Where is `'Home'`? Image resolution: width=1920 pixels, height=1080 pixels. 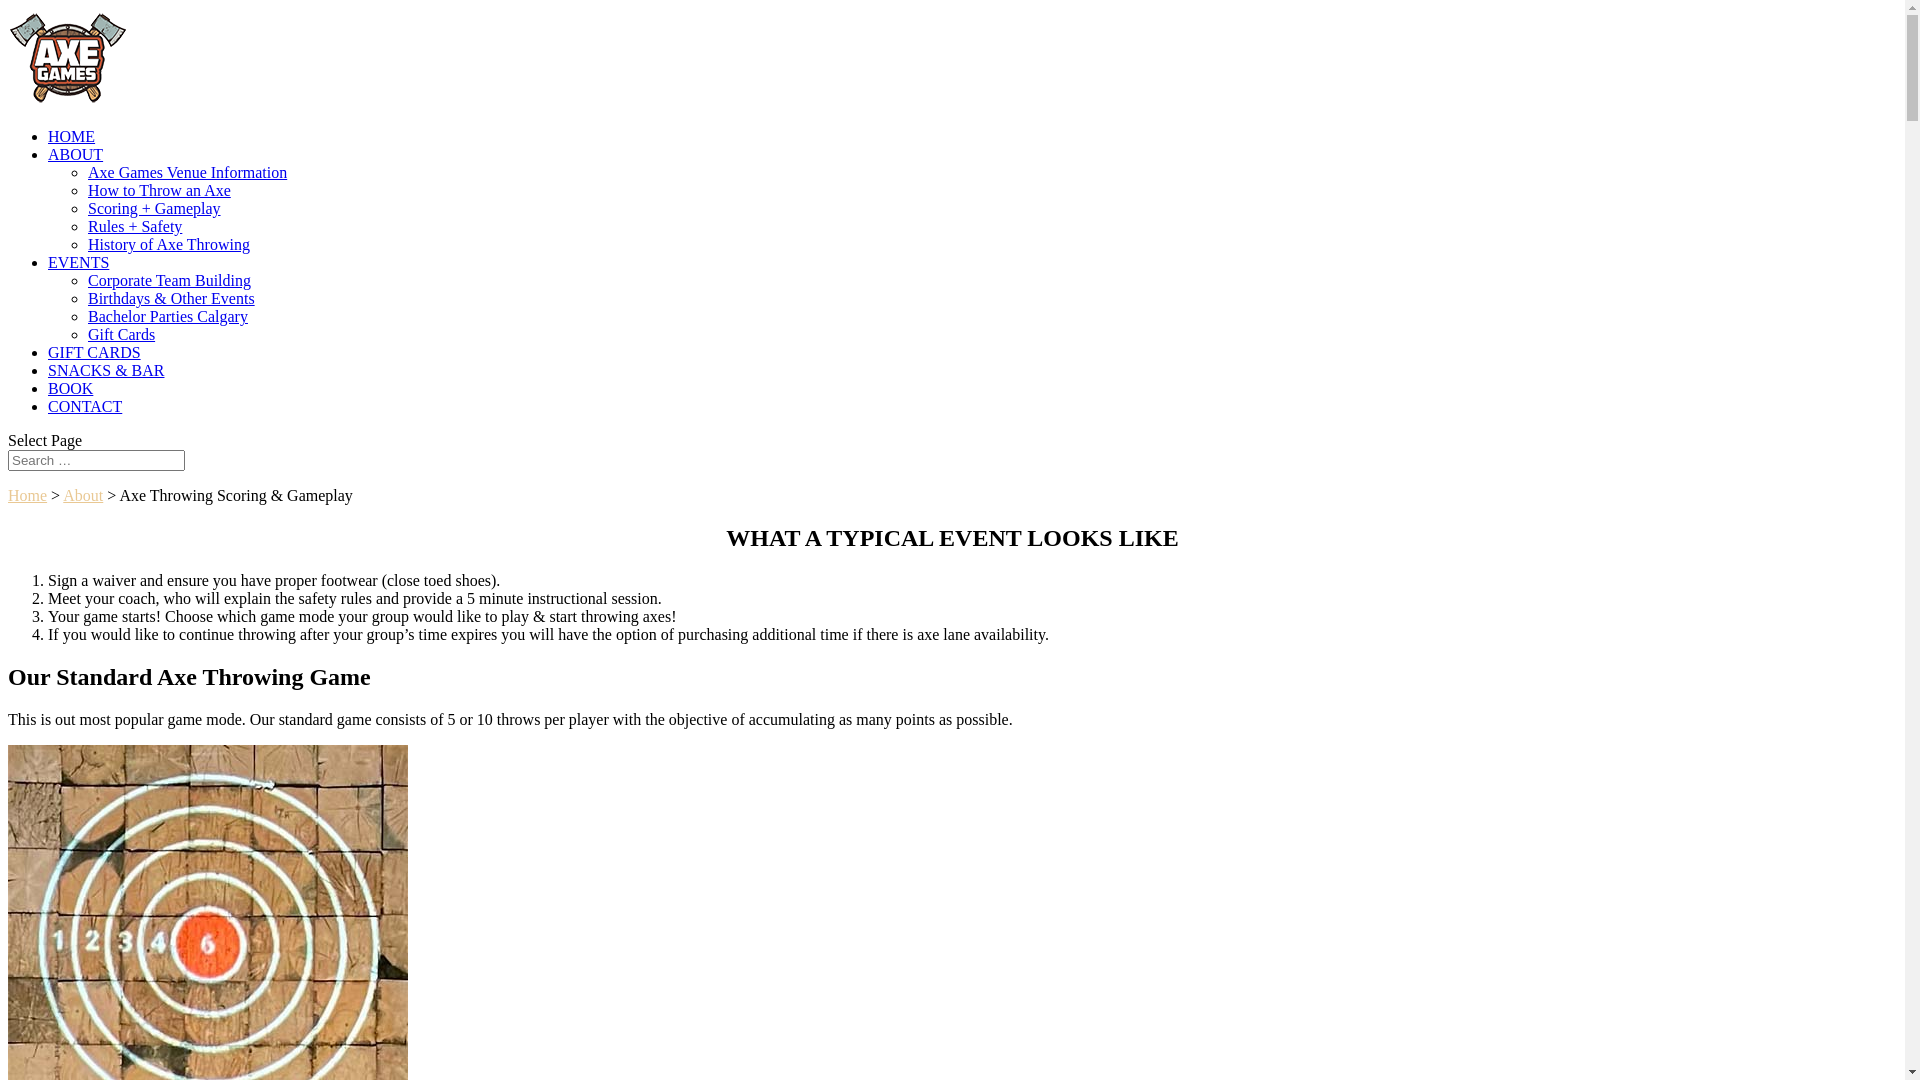 'Home' is located at coordinates (27, 495).